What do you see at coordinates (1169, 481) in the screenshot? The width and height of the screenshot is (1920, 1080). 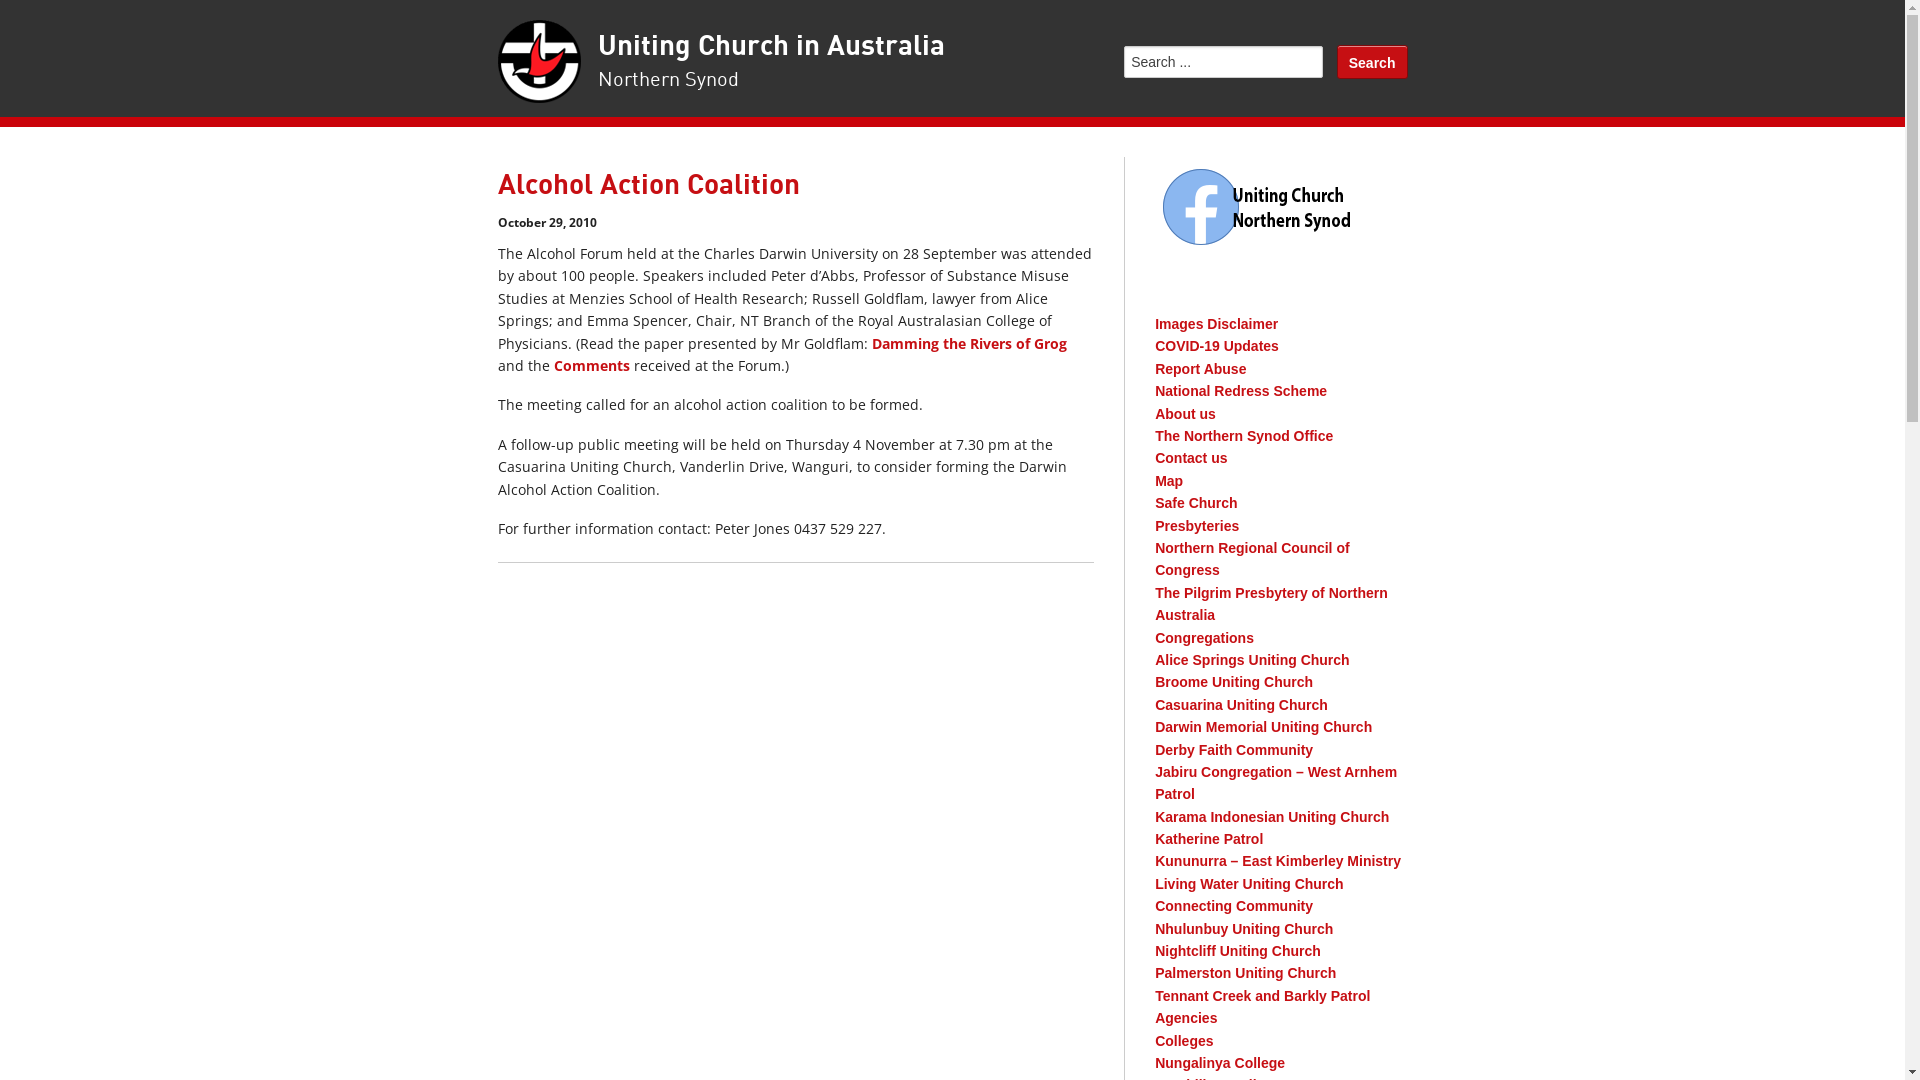 I see `'Map'` at bounding box center [1169, 481].